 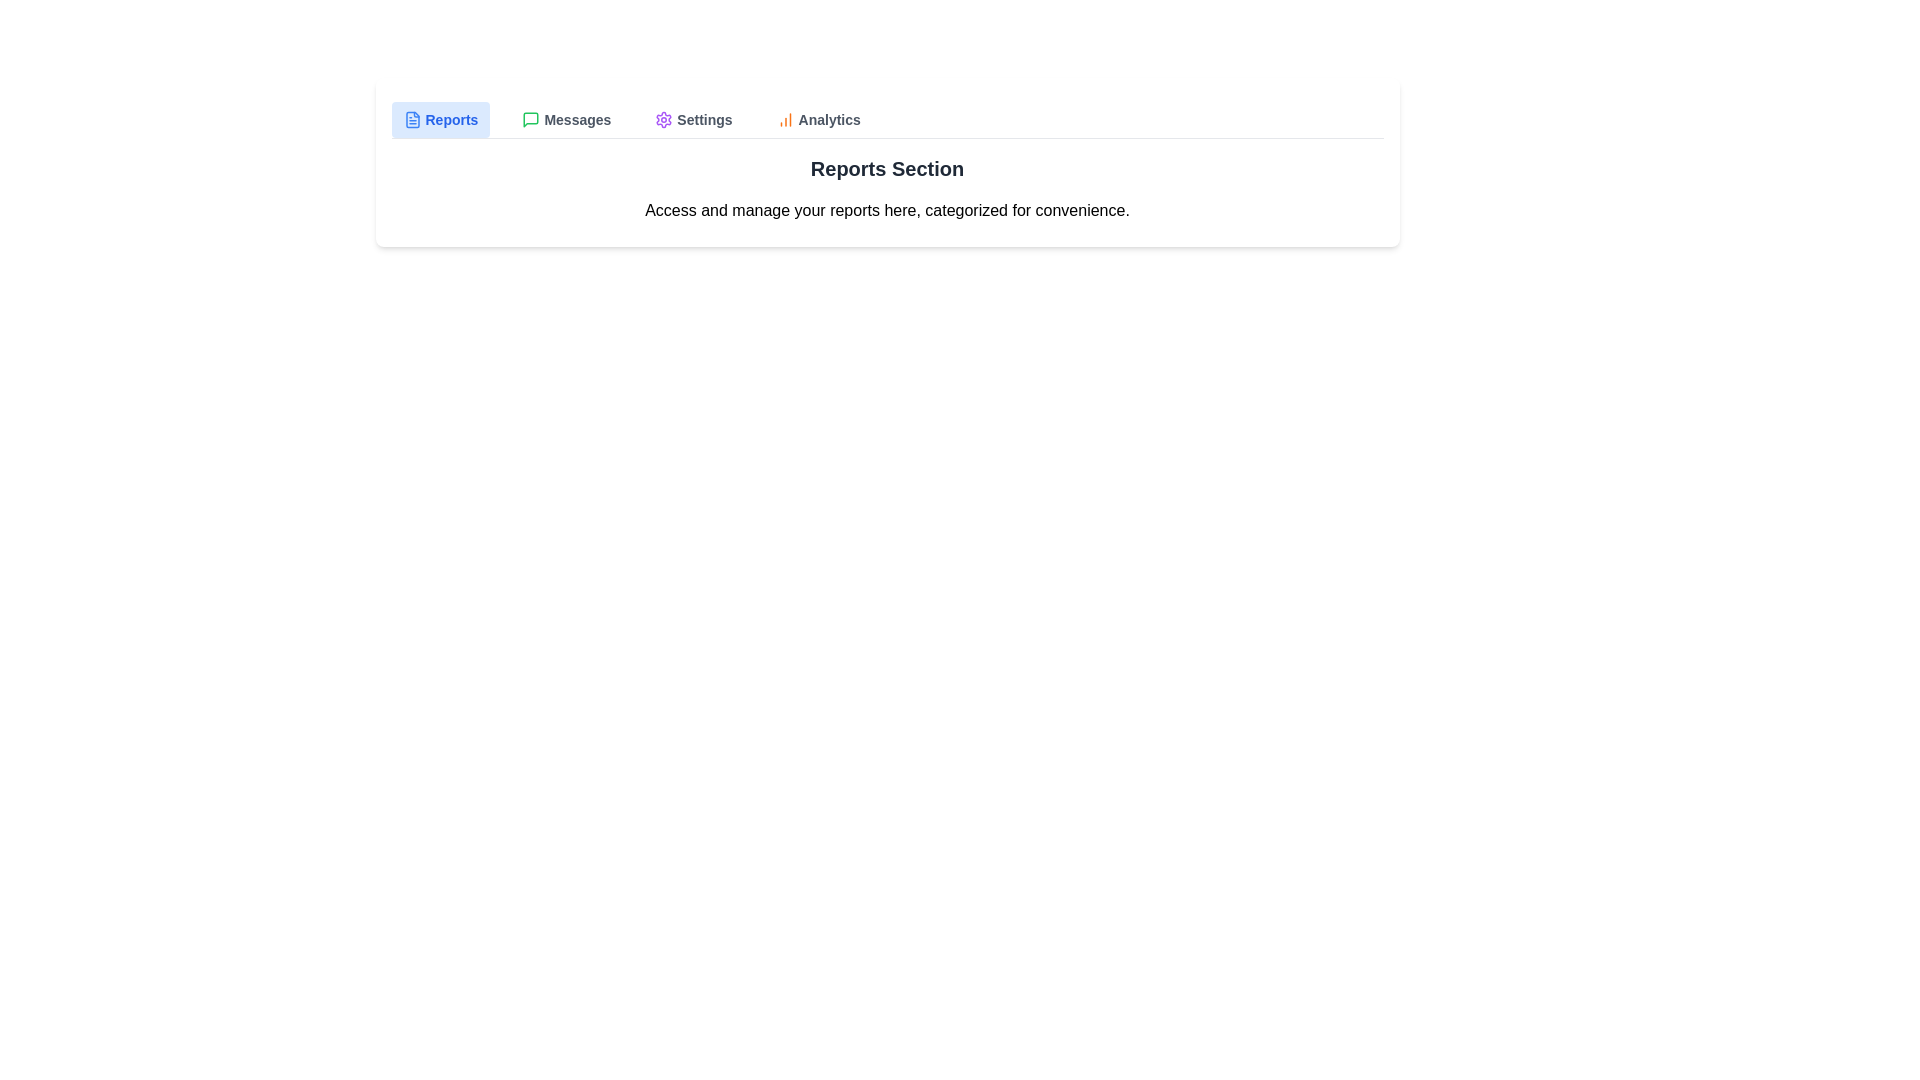 What do you see at coordinates (818, 119) in the screenshot?
I see `the 'Analytics' button, which features an orange bar chart icon and is located in the navigation bar as the fourth item from the left` at bounding box center [818, 119].